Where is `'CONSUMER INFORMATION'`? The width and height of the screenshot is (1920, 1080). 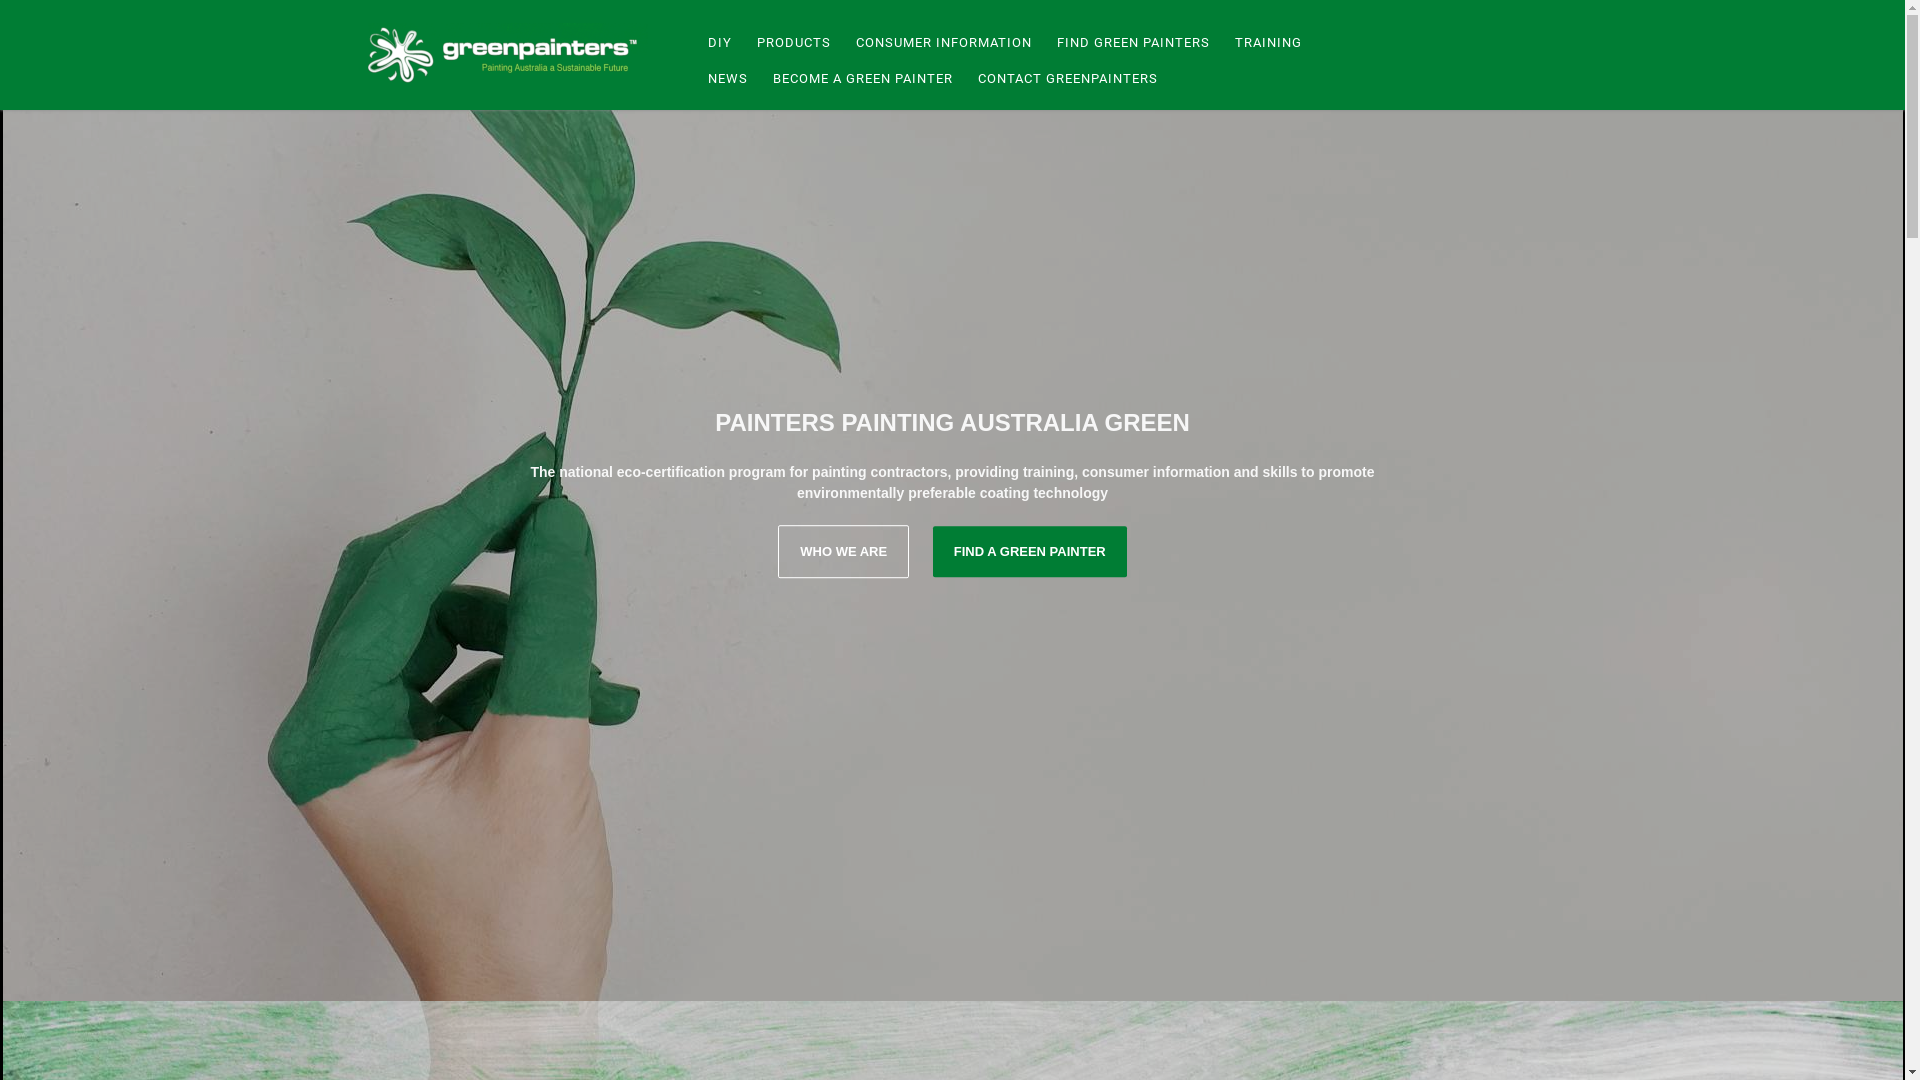
'CONSUMER INFORMATION' is located at coordinates (939, 42).